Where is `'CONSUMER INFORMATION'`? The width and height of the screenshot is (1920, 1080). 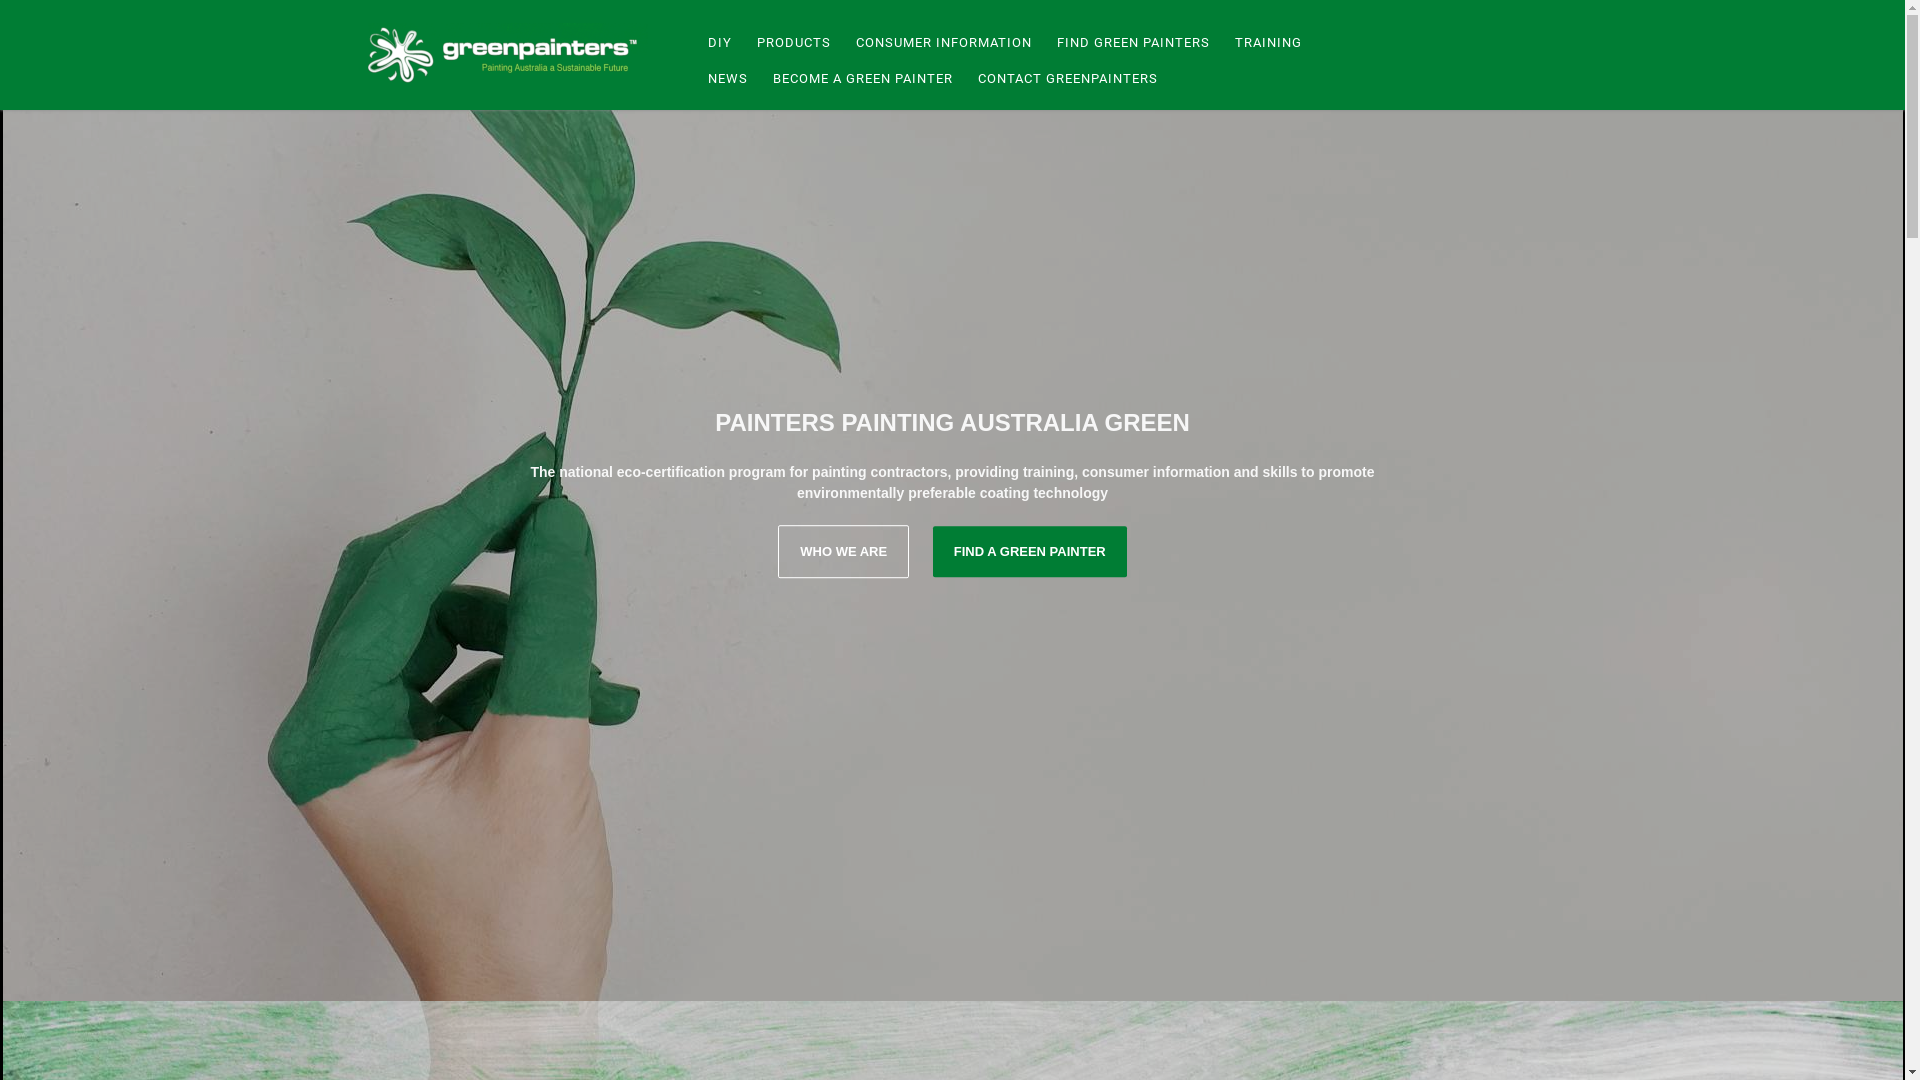
'CONSUMER INFORMATION' is located at coordinates (939, 42).